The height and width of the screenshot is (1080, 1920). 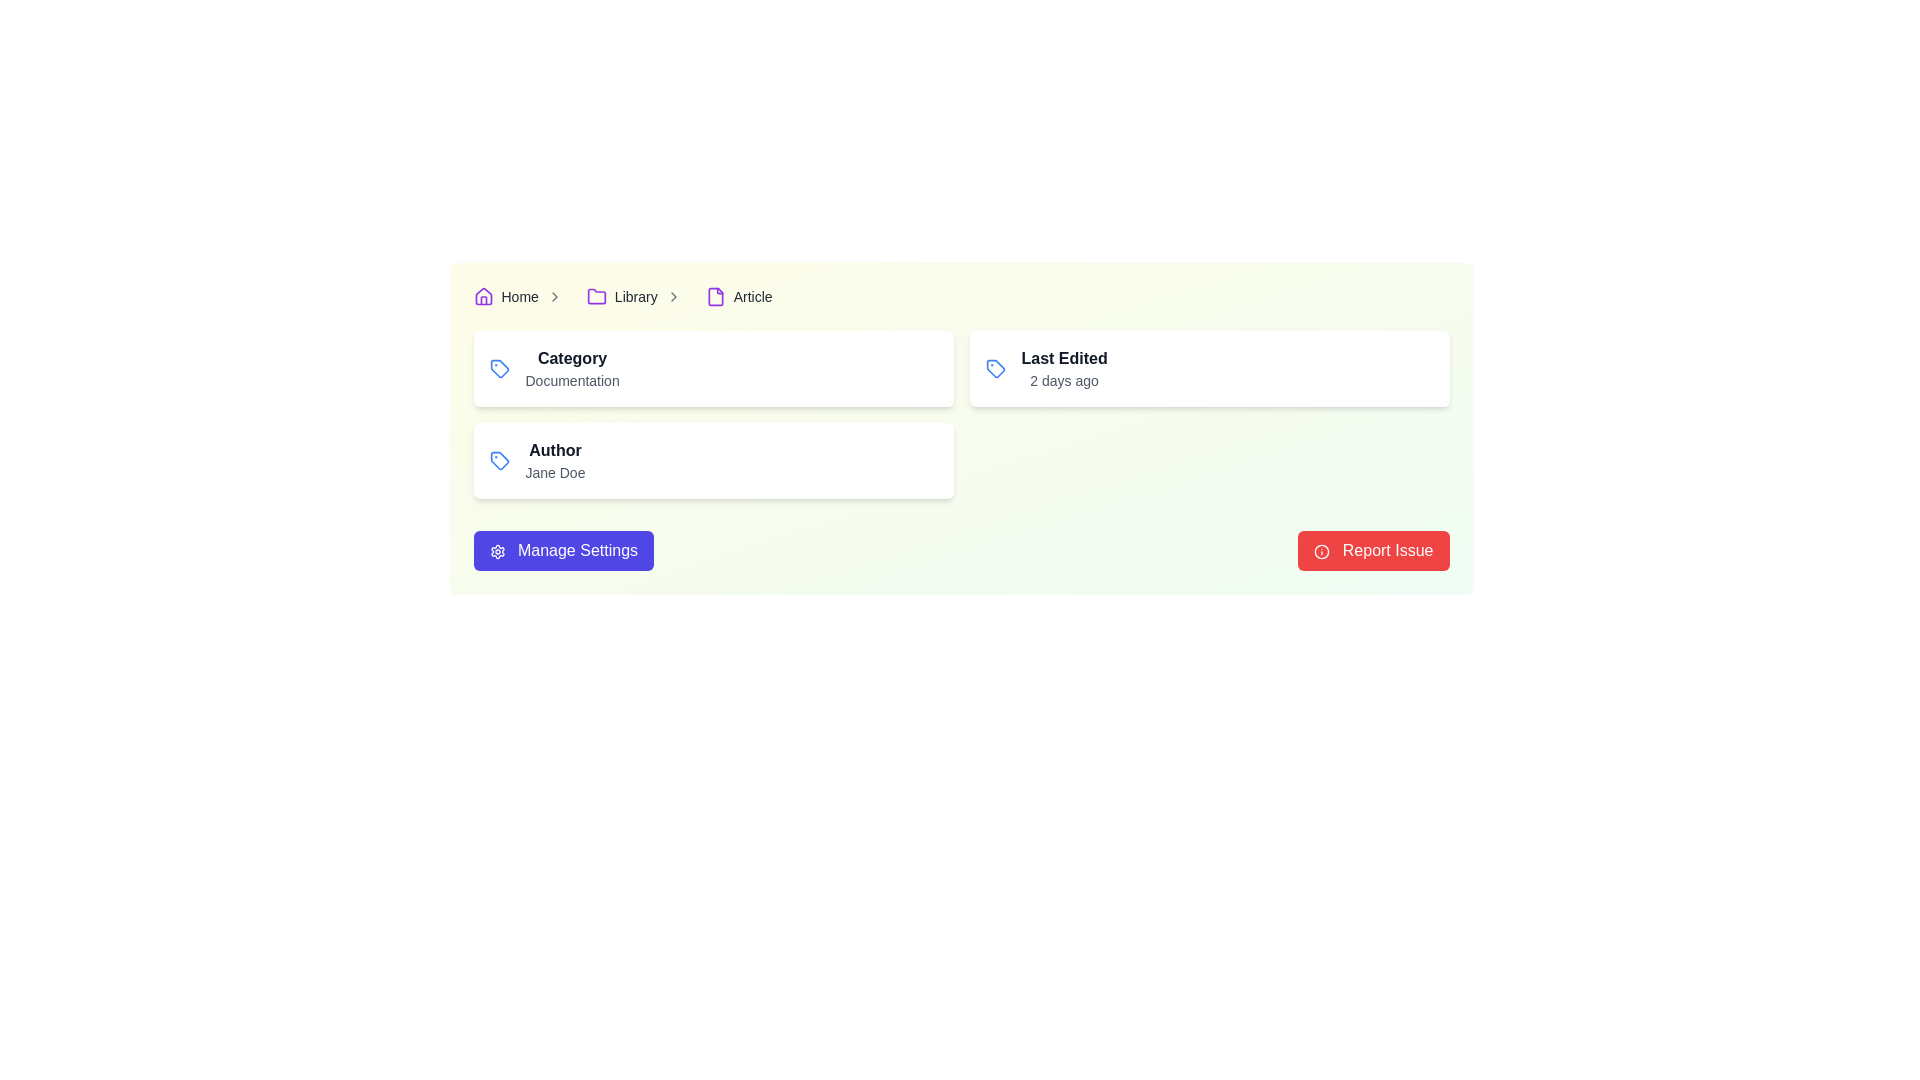 What do you see at coordinates (520, 297) in the screenshot?
I see `the hyperlink in the breadcrumb navigation bar that redirects users to the home page` at bounding box center [520, 297].